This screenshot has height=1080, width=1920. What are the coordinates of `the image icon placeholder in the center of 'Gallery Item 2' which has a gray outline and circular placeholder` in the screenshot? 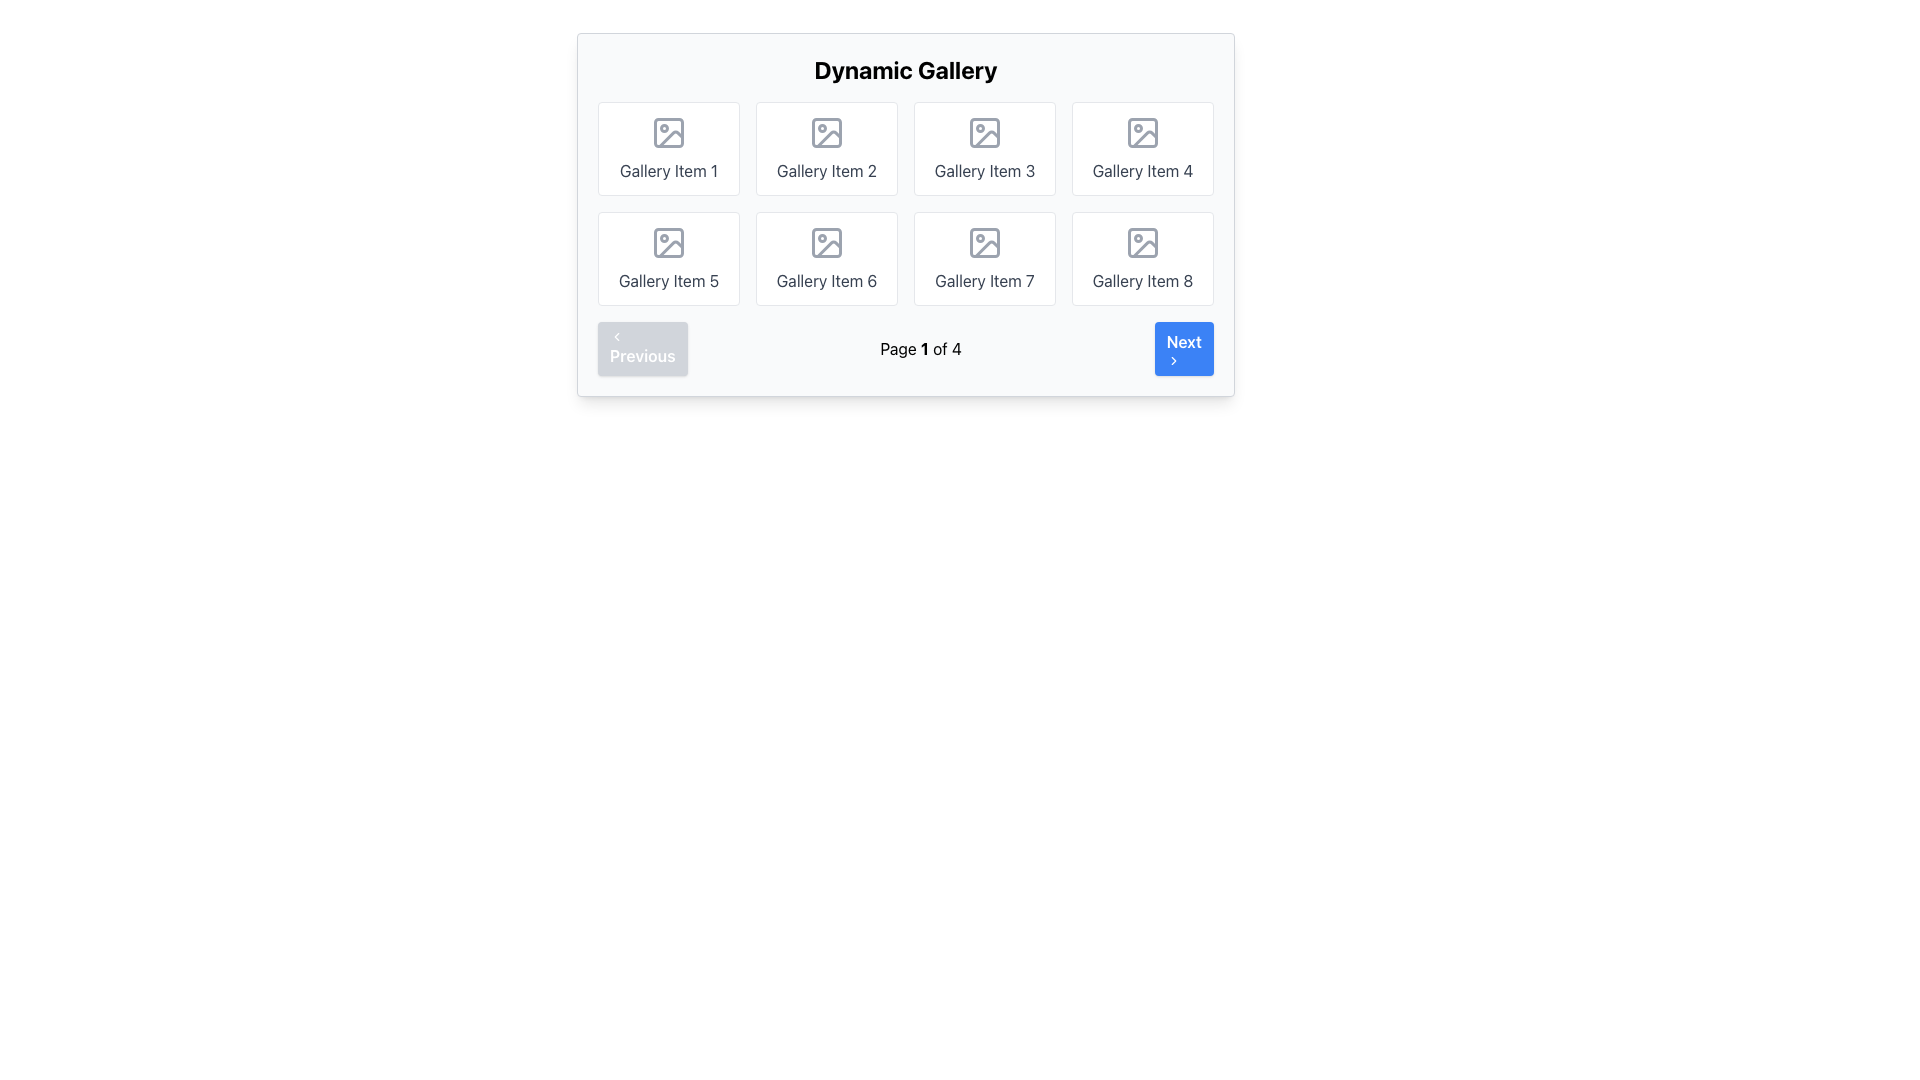 It's located at (826, 132).